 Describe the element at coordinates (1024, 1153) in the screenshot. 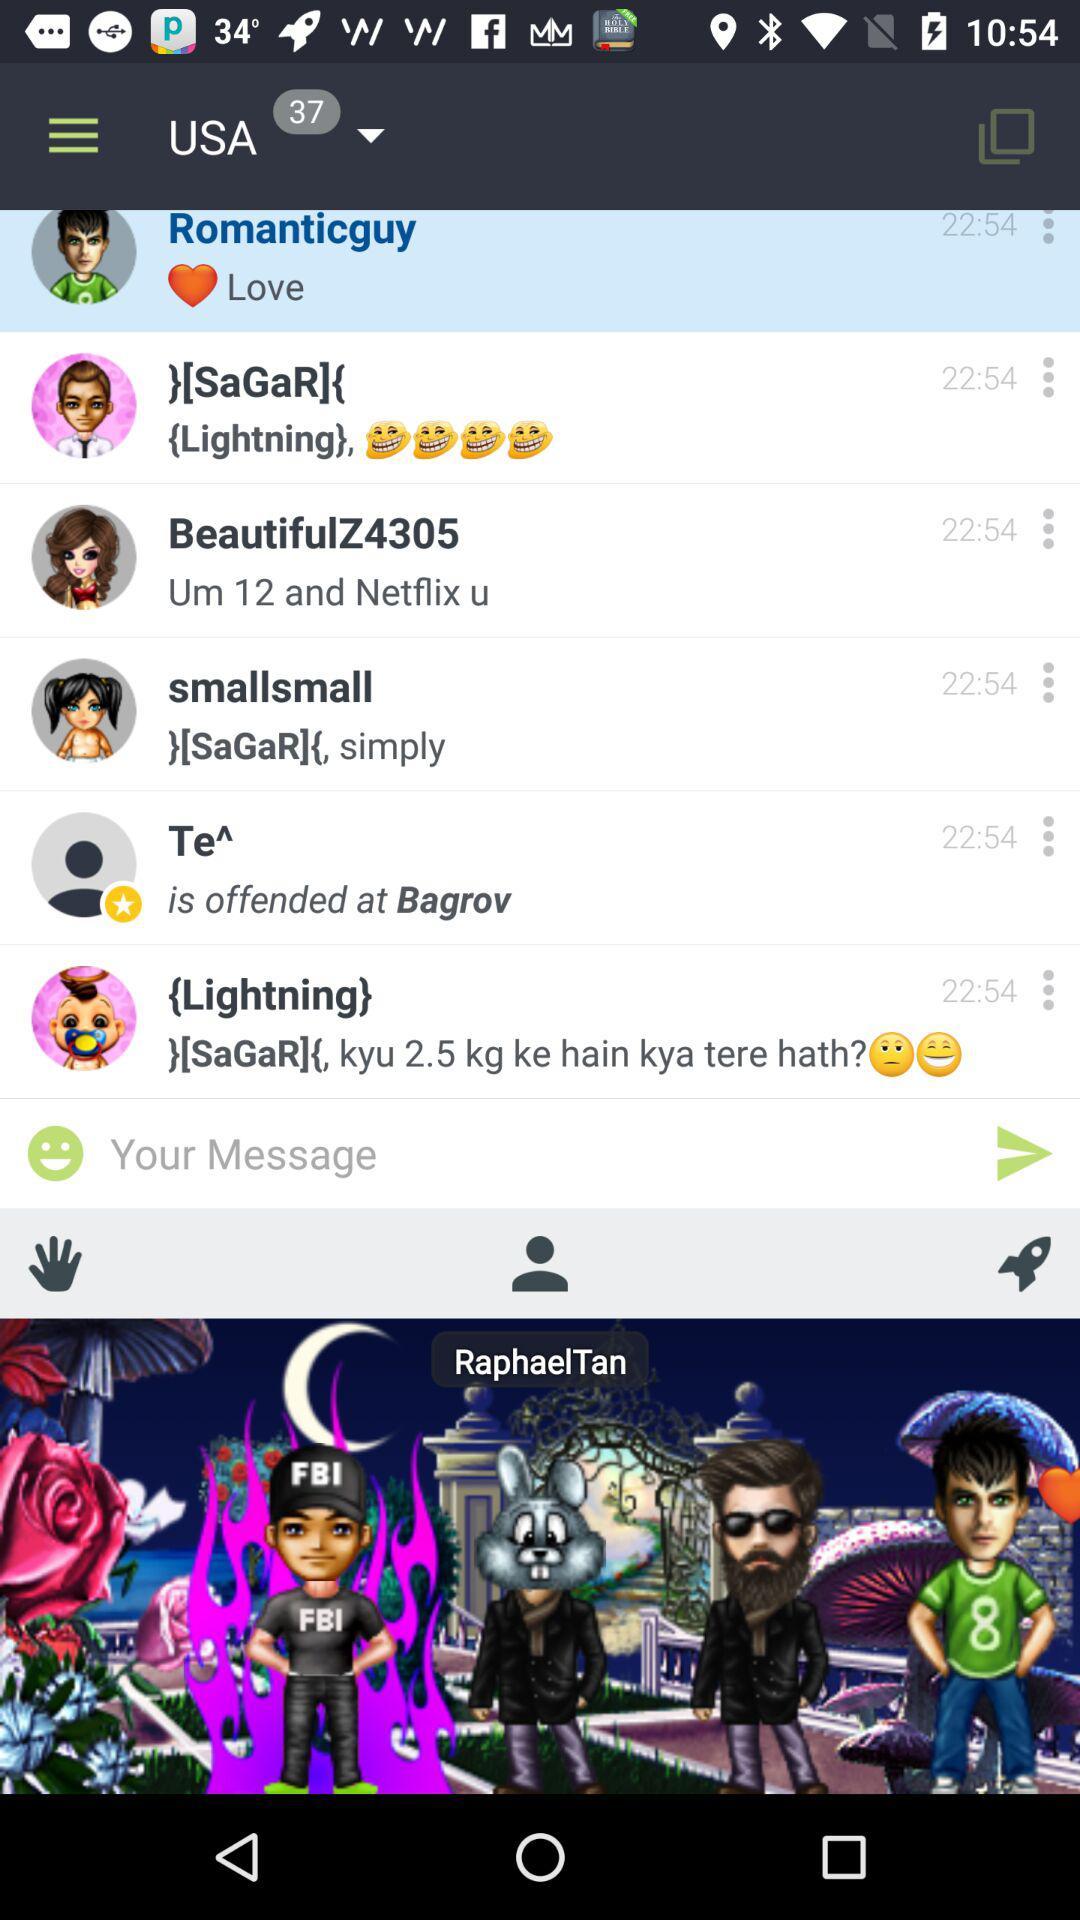

I see `relay message` at that location.